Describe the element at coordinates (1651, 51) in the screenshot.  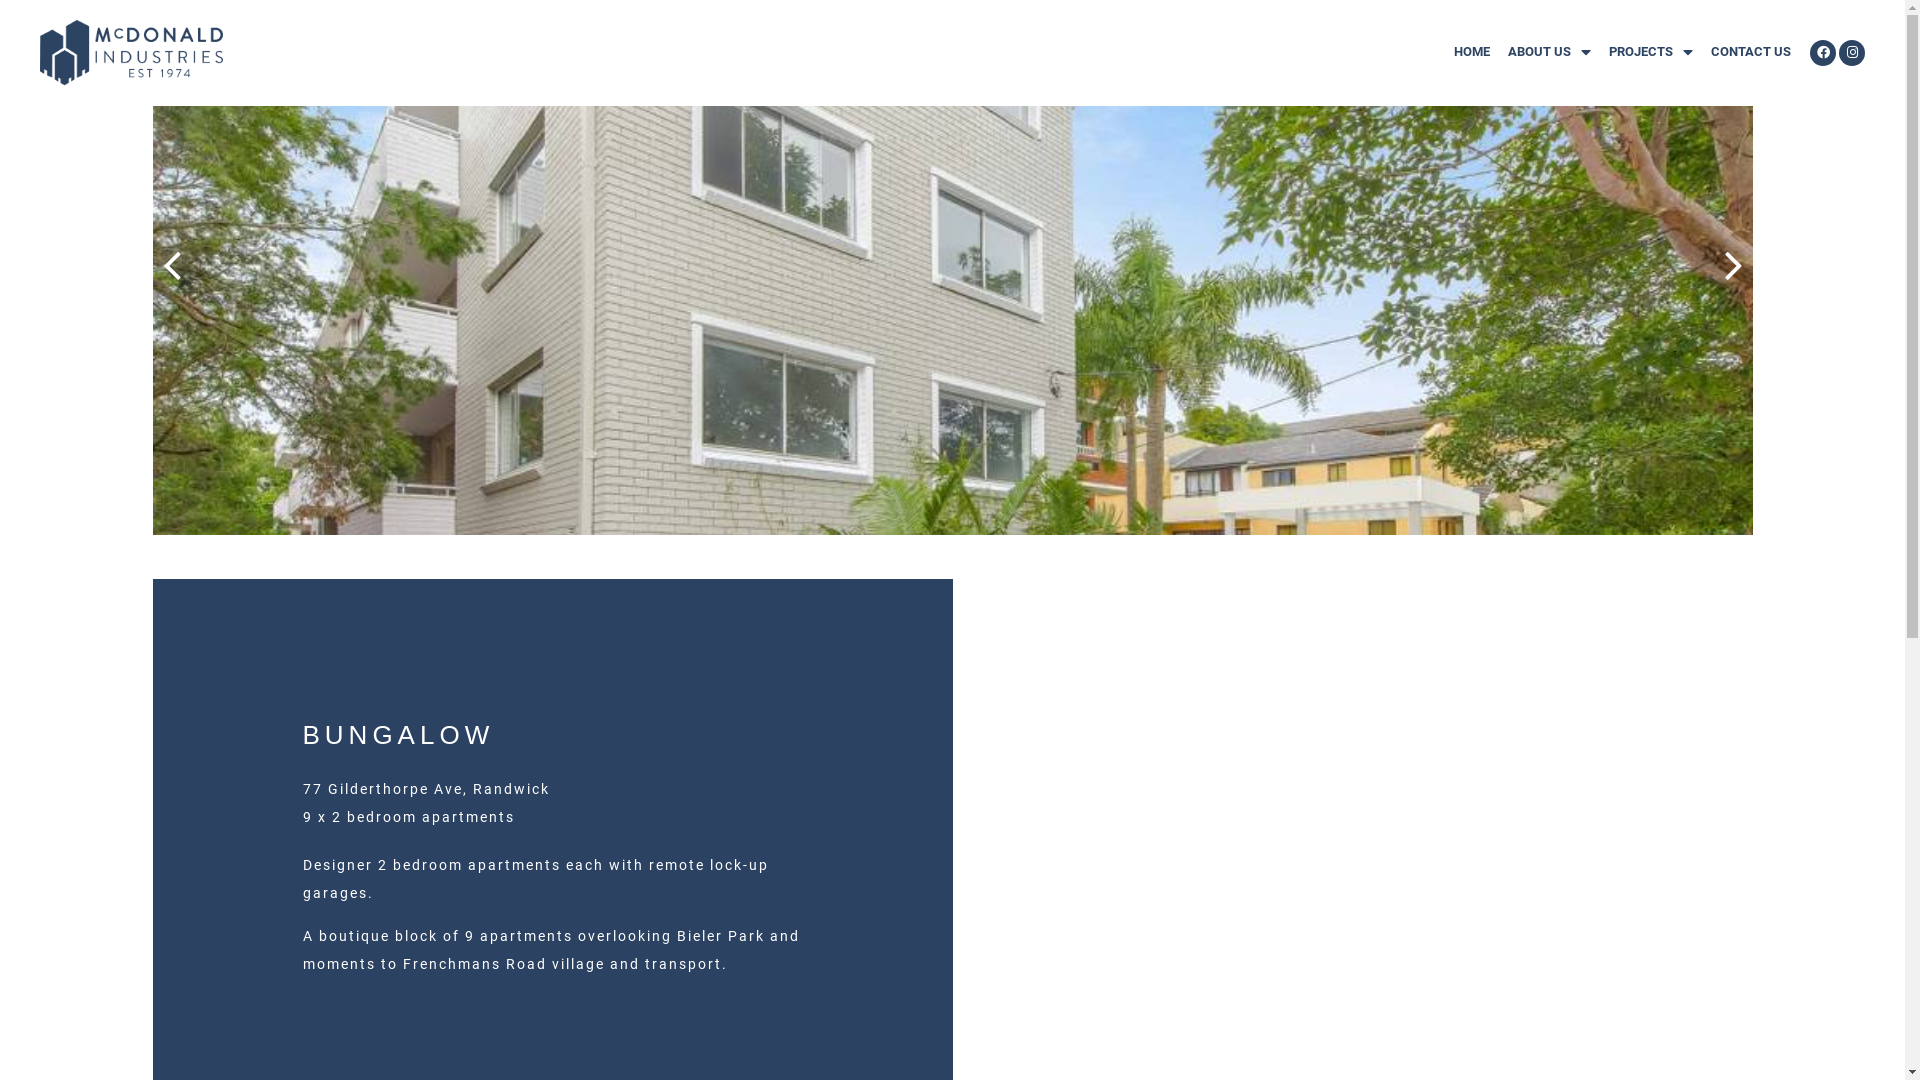
I see `'PROJECTS'` at that location.